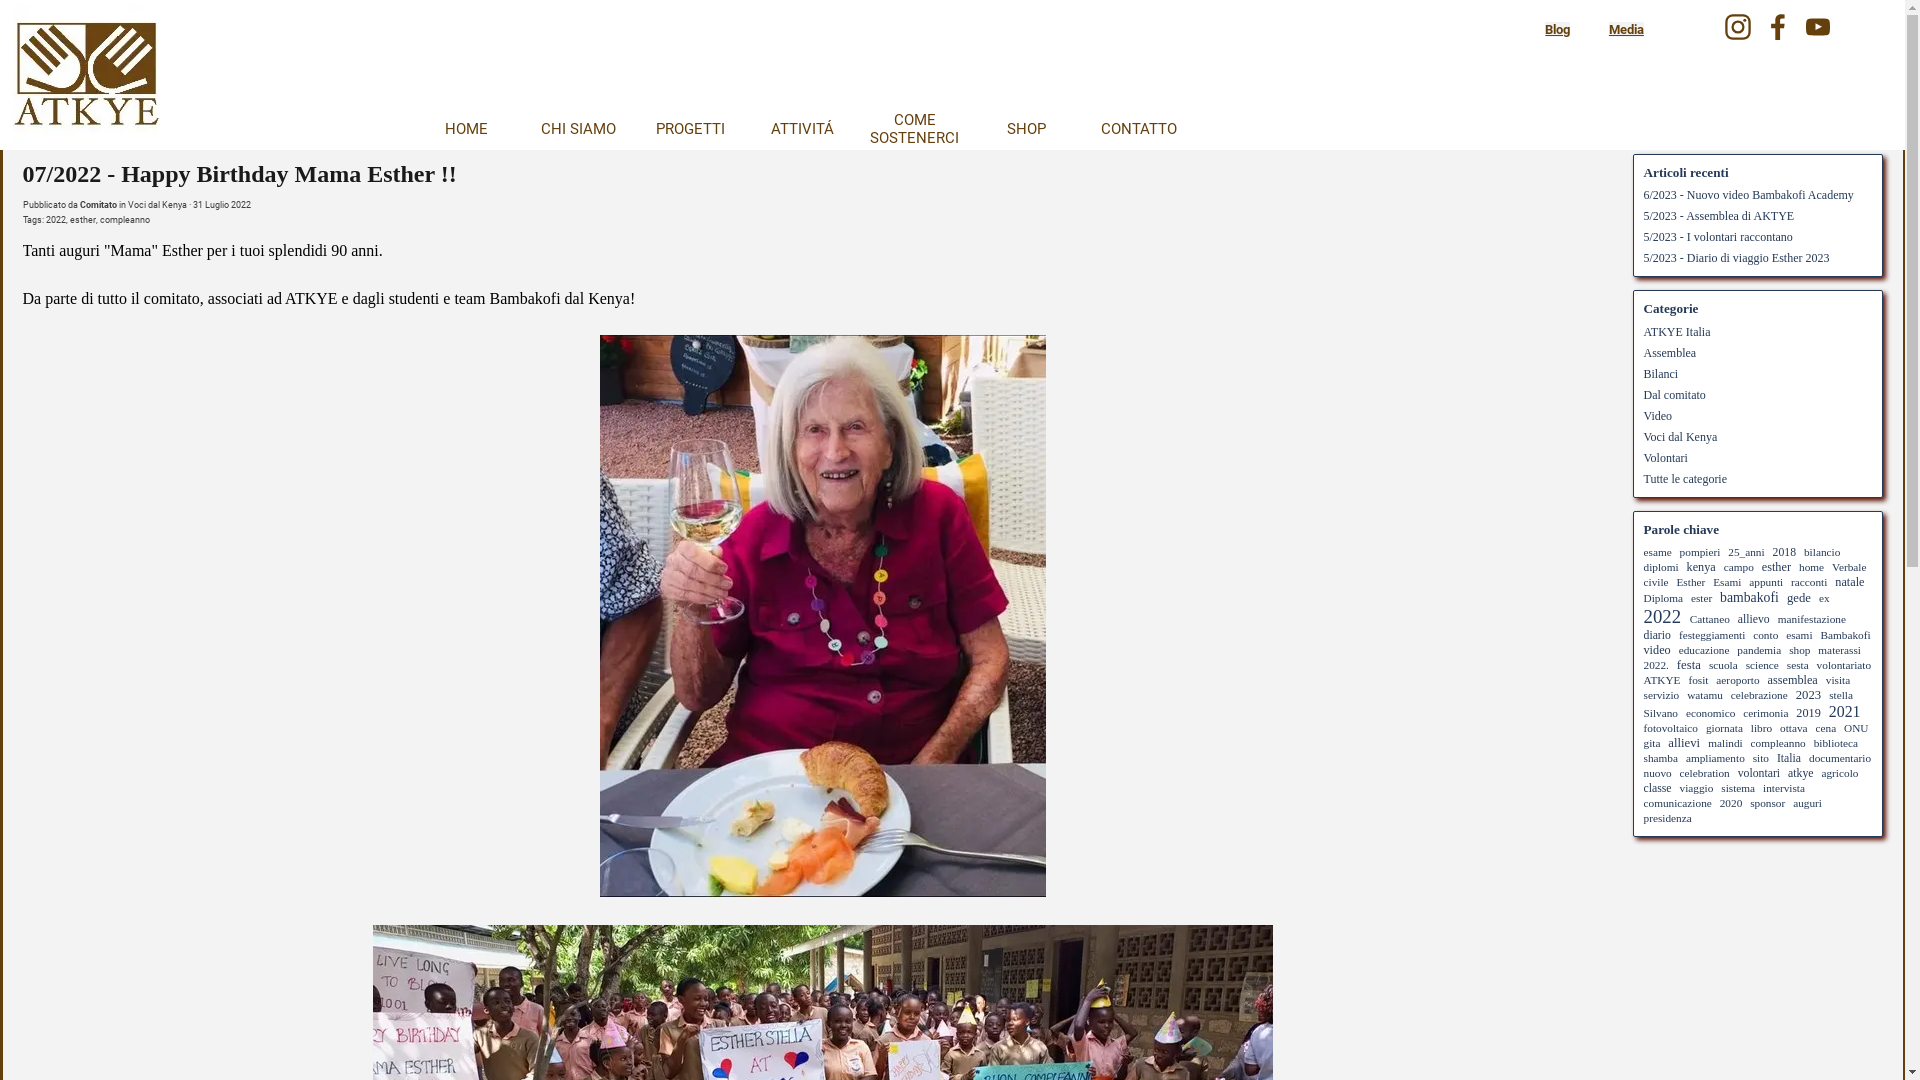  I want to click on 'Comitato', so click(97, 204).